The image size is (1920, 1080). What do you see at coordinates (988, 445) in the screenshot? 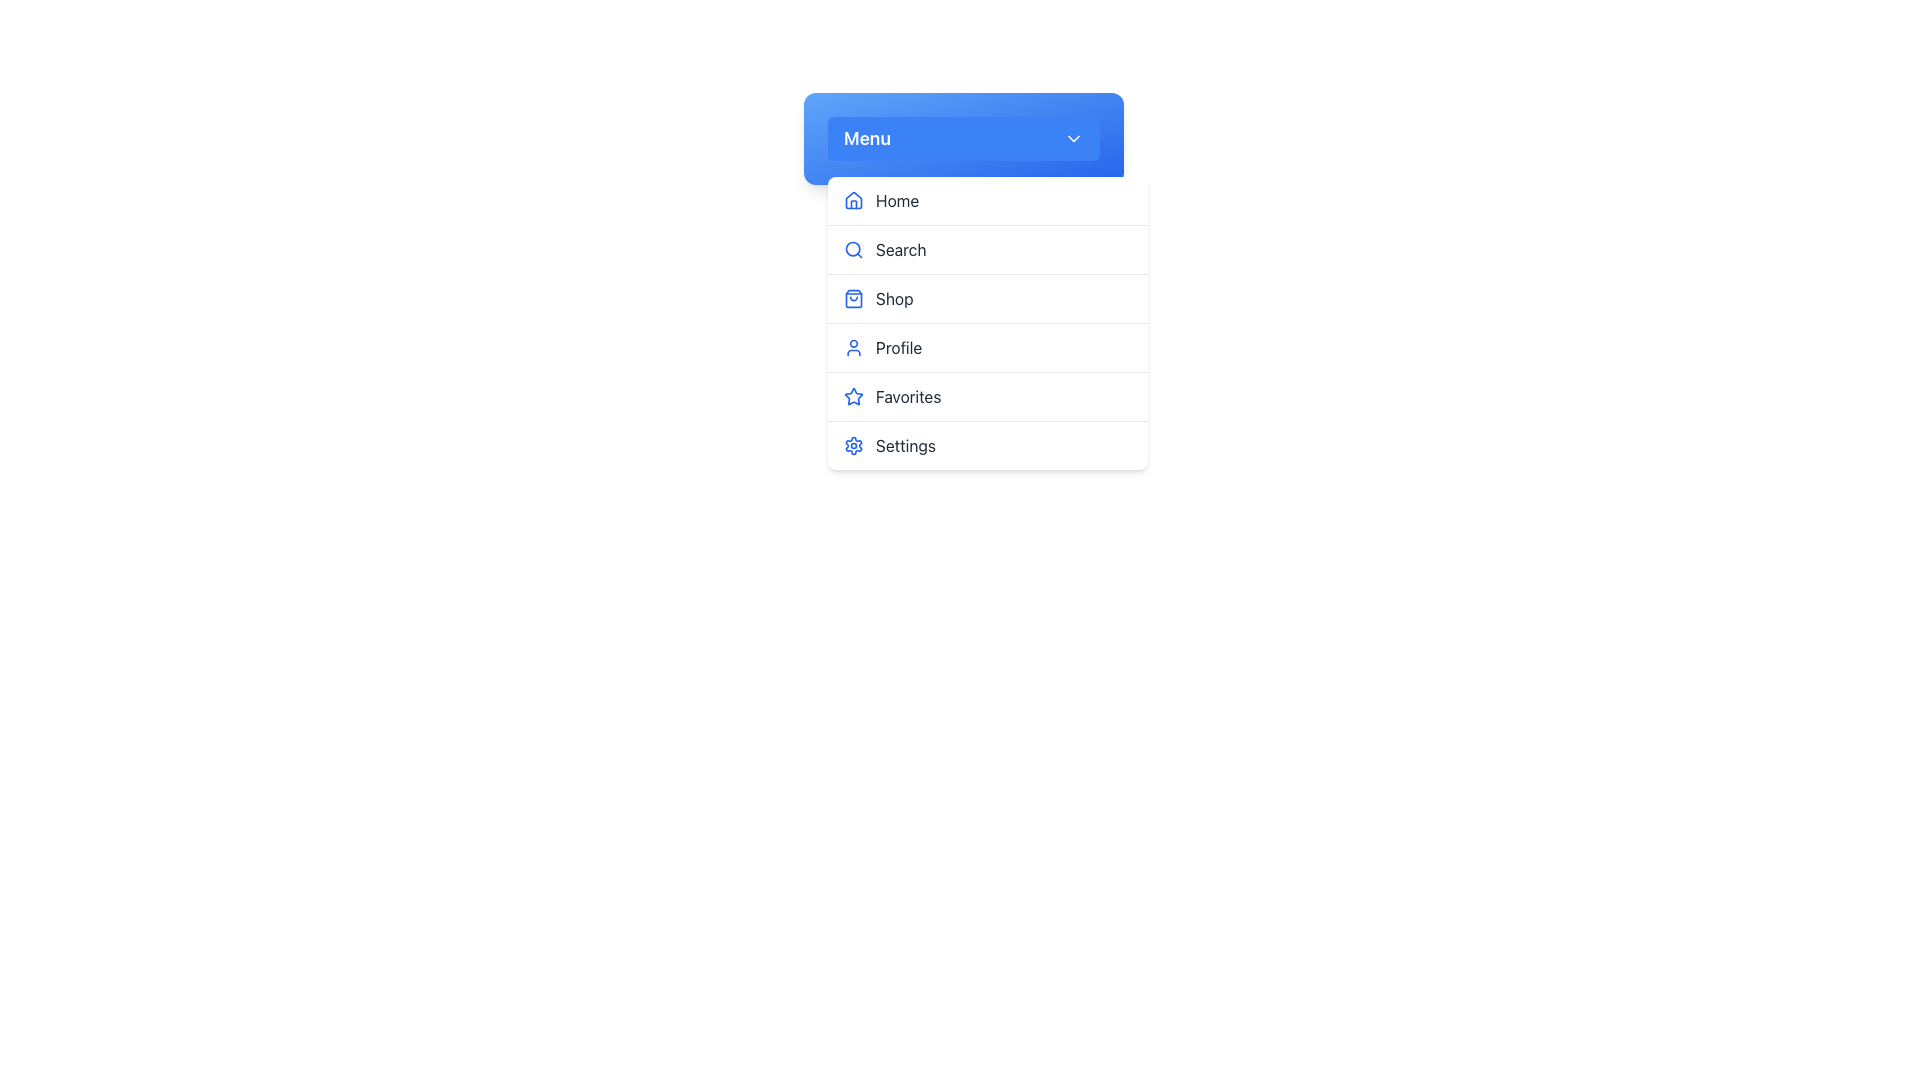
I see `the navigation button located beneath the 'Favorites' entry in the vertical menu` at bounding box center [988, 445].